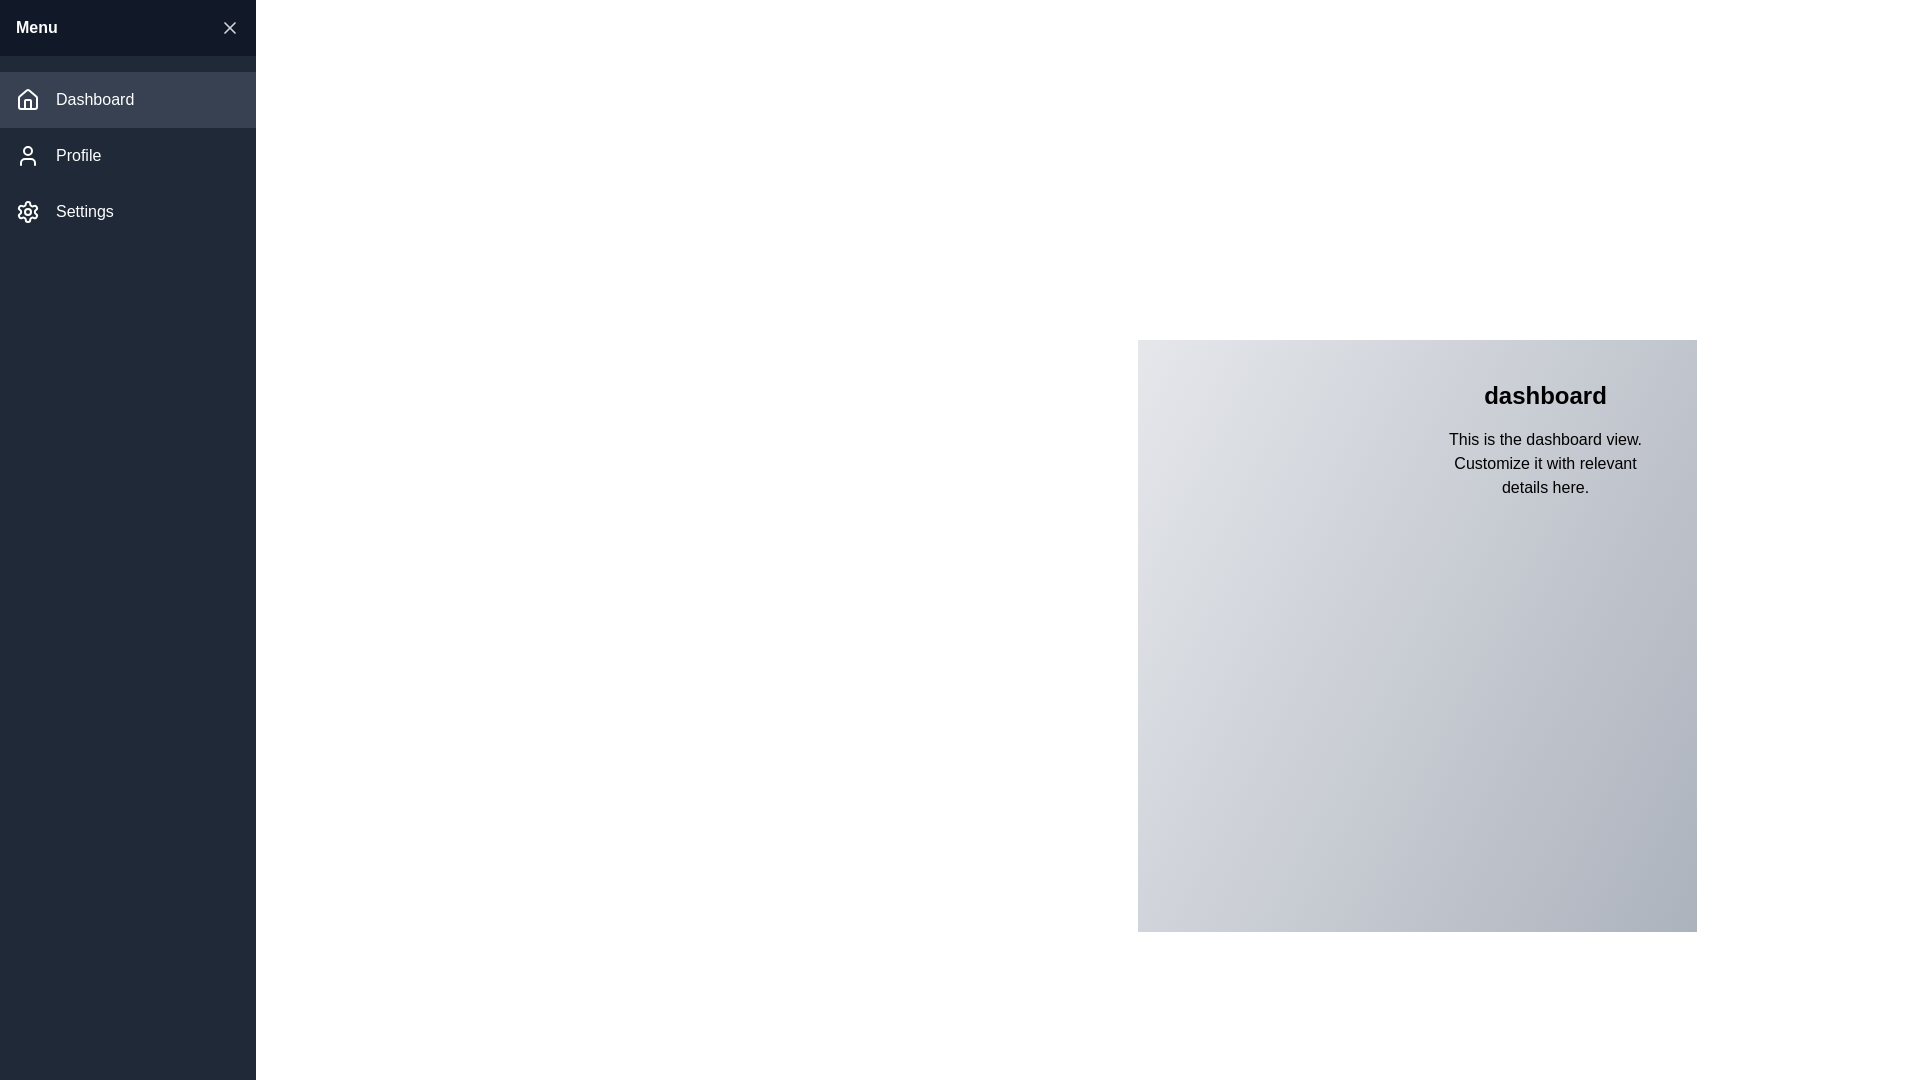  What do you see at coordinates (127, 212) in the screenshot?
I see `the menu item Settings` at bounding box center [127, 212].